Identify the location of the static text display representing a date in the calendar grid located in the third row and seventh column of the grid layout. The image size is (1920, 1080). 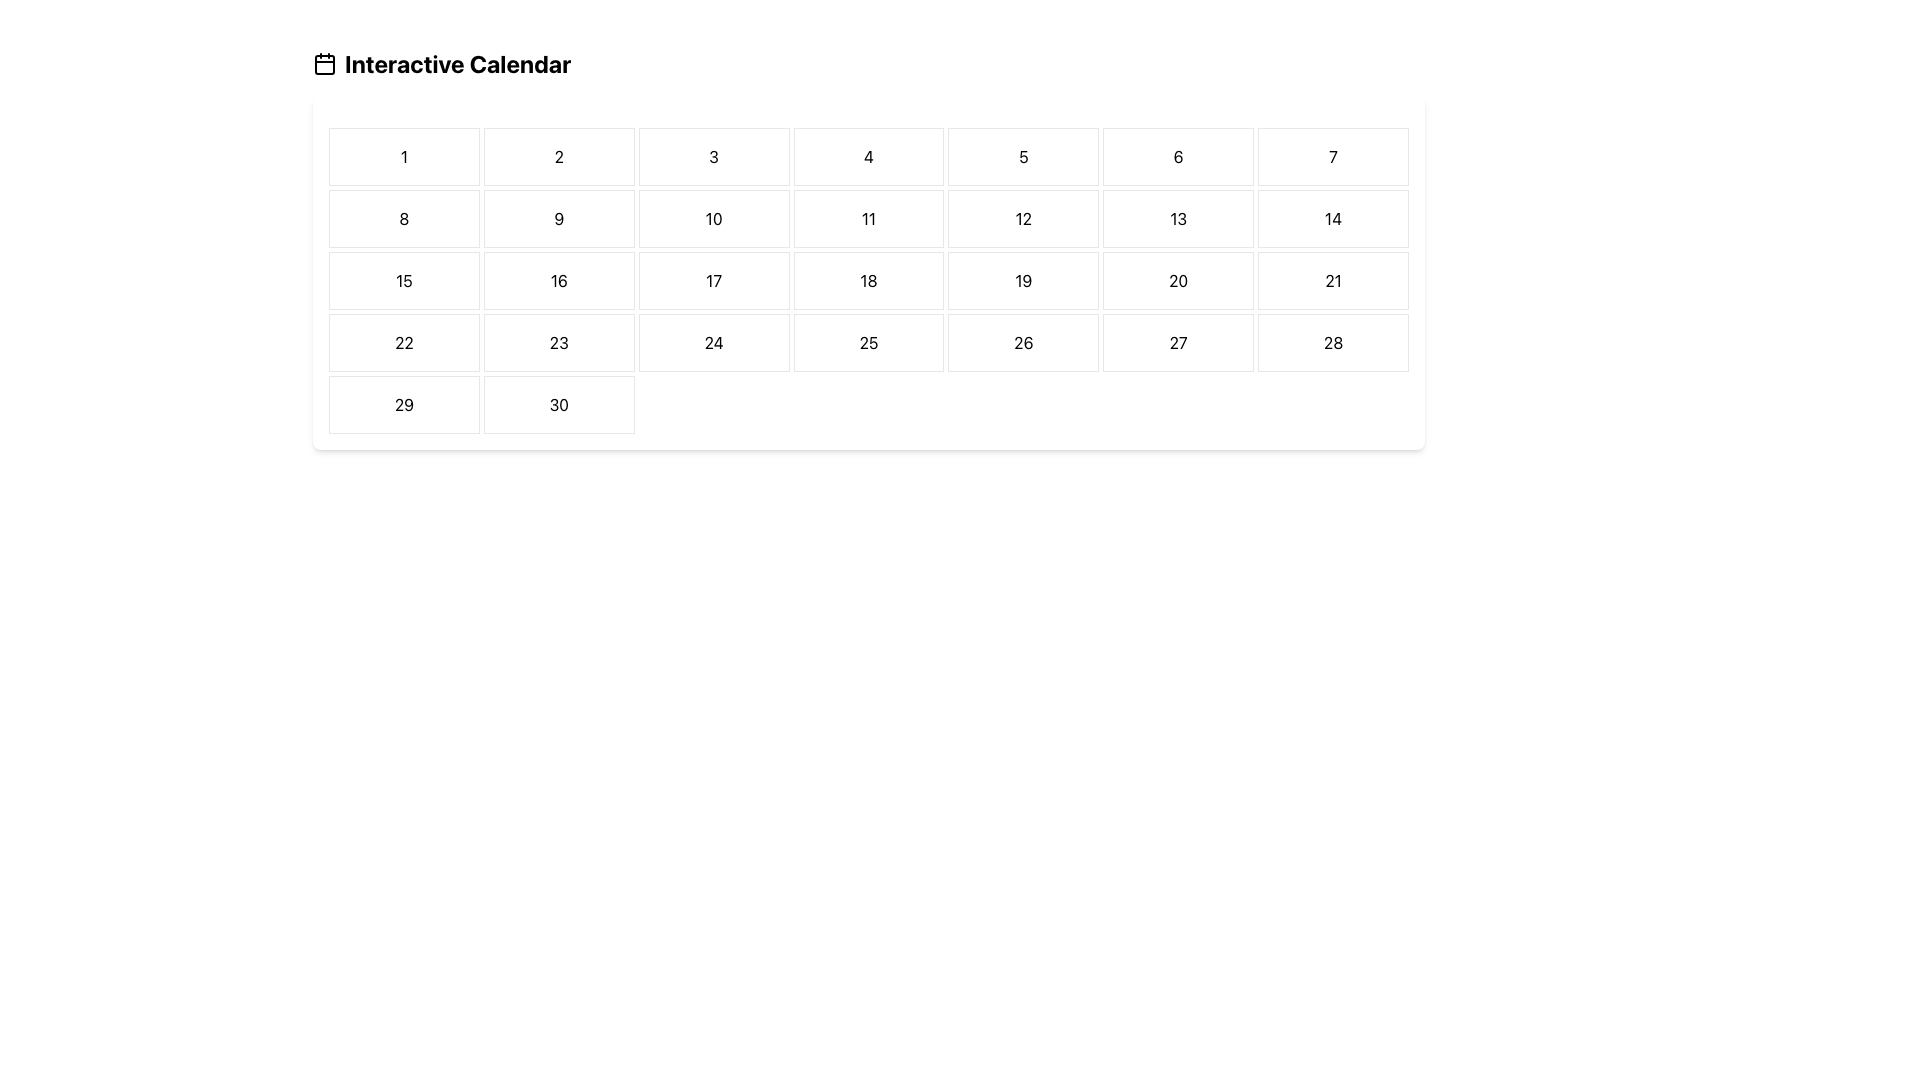
(1333, 281).